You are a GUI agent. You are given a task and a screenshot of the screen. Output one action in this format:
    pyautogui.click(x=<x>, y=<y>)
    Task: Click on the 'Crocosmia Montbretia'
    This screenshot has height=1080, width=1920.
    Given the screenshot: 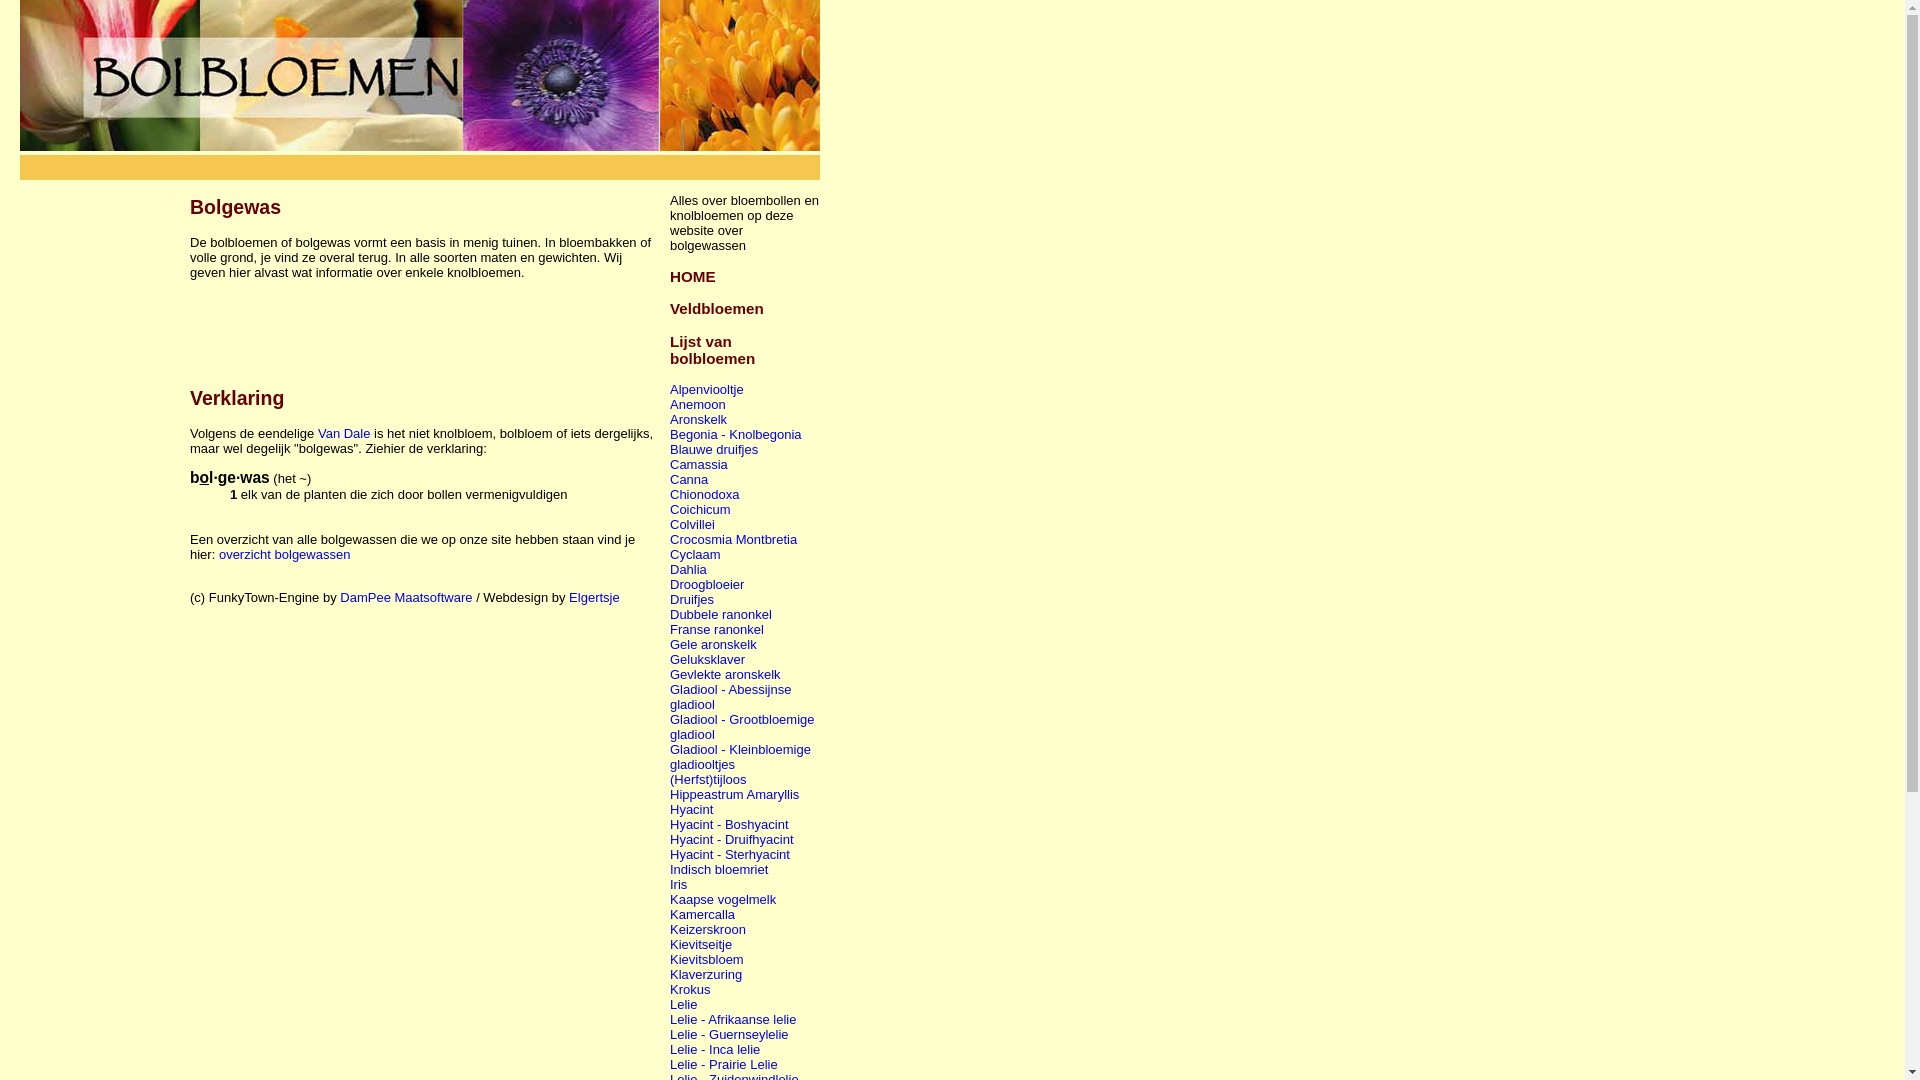 What is the action you would take?
    pyautogui.click(x=732, y=538)
    